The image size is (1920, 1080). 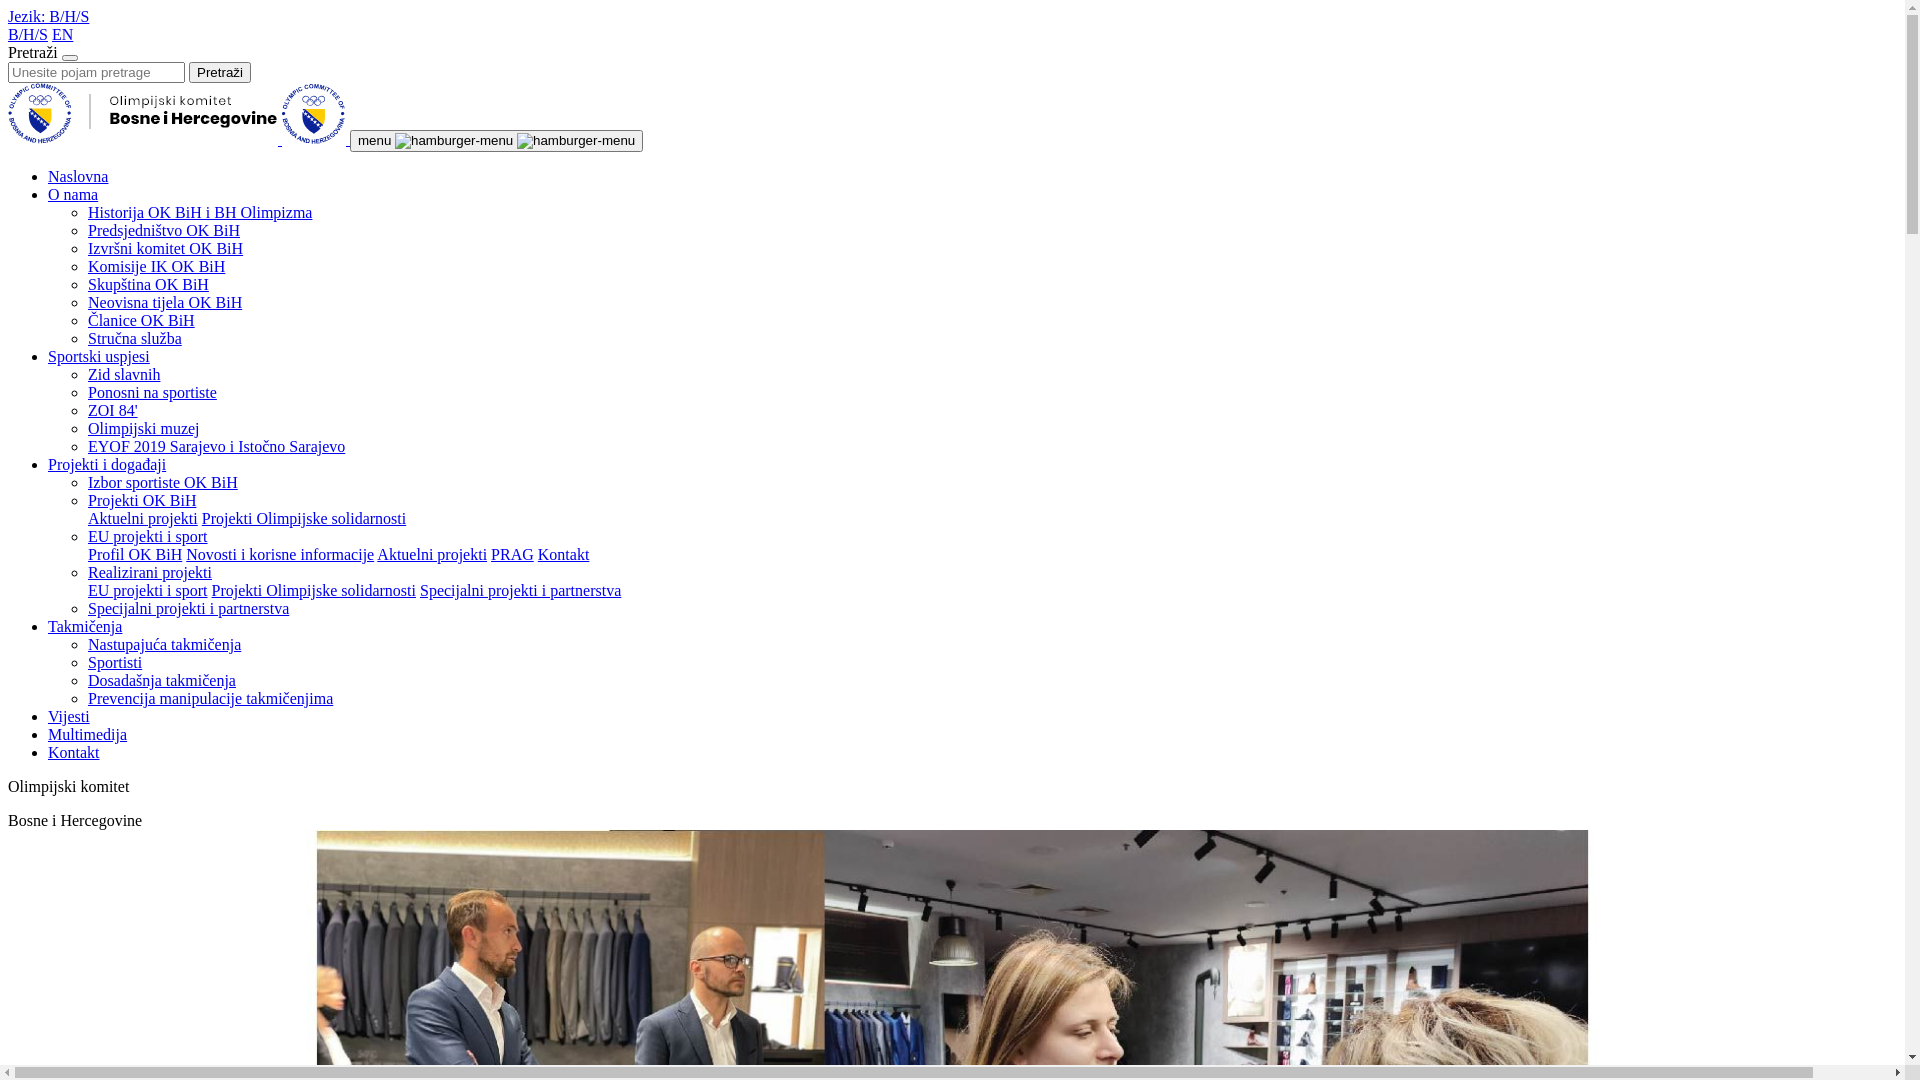 I want to click on 'Multimedija', so click(x=86, y=734).